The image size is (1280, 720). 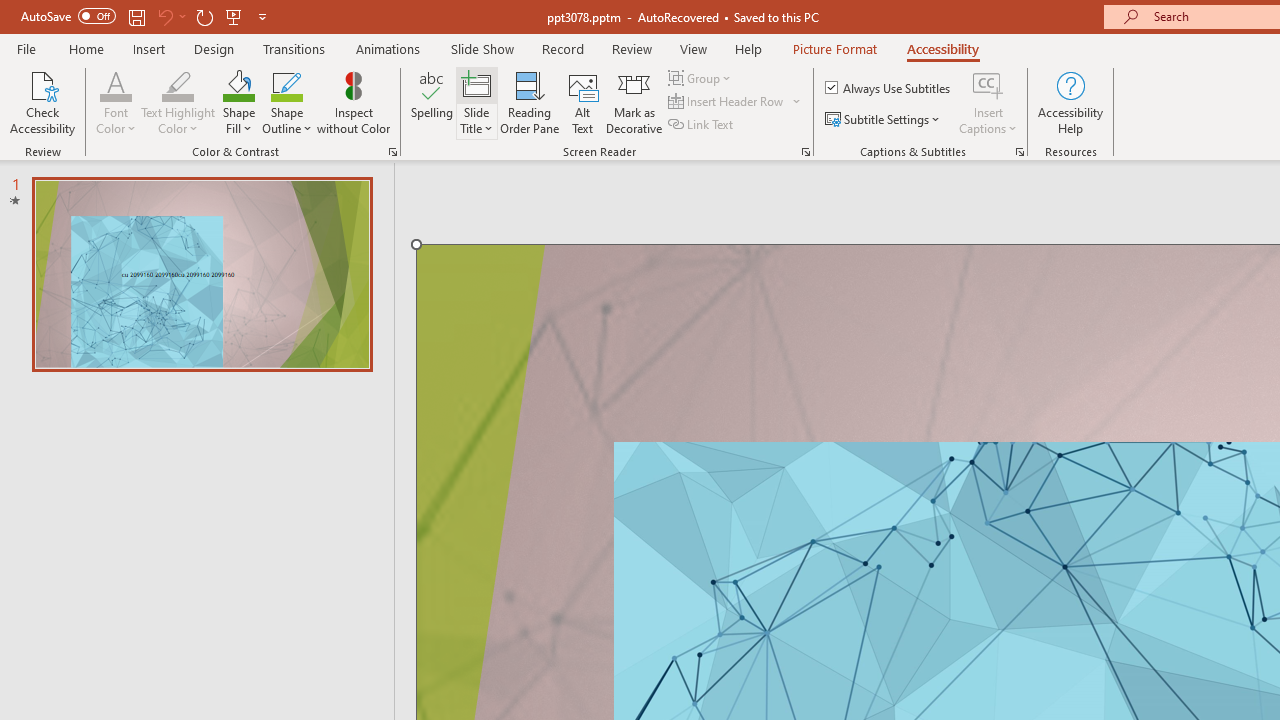 What do you see at coordinates (888, 86) in the screenshot?
I see `'Always Use Subtitles'` at bounding box center [888, 86].